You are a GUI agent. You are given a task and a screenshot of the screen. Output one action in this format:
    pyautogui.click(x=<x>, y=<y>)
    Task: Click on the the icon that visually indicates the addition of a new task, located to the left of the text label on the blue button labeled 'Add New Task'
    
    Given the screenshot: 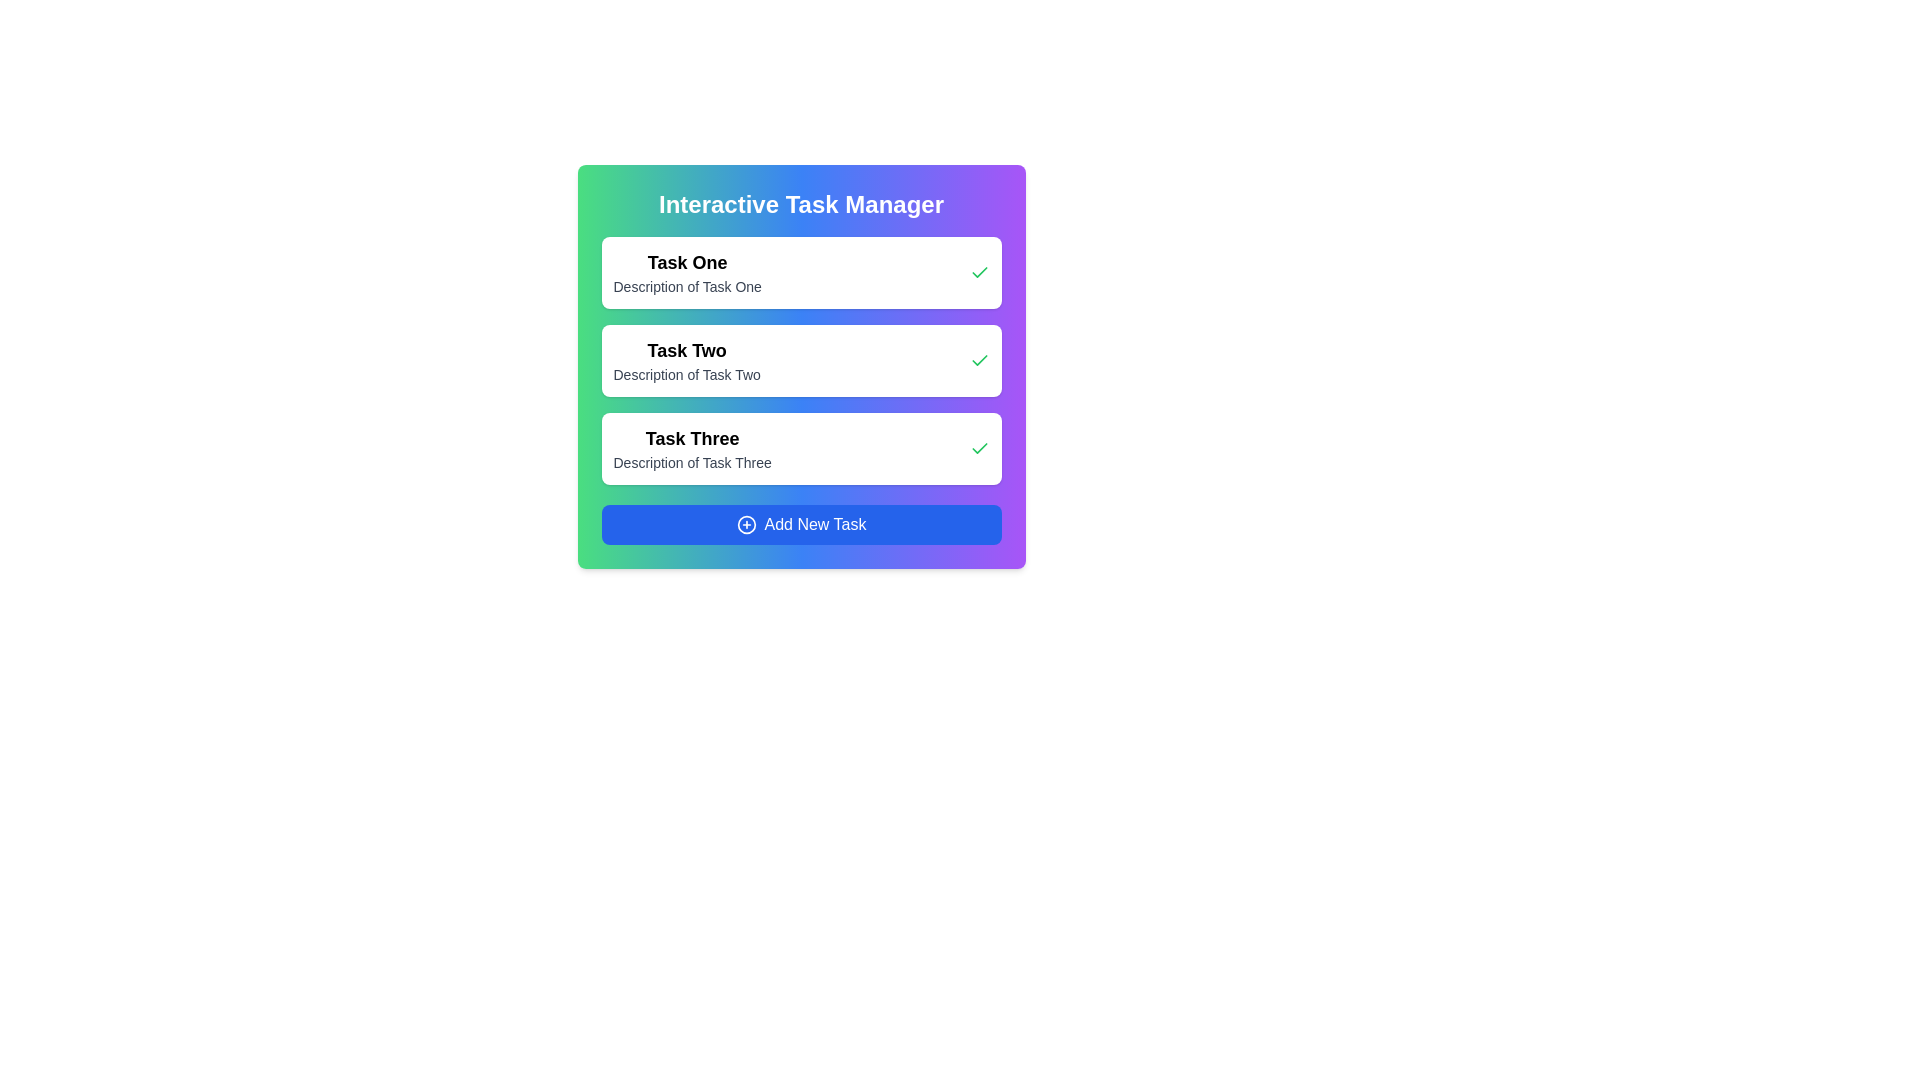 What is the action you would take?
    pyautogui.click(x=745, y=523)
    